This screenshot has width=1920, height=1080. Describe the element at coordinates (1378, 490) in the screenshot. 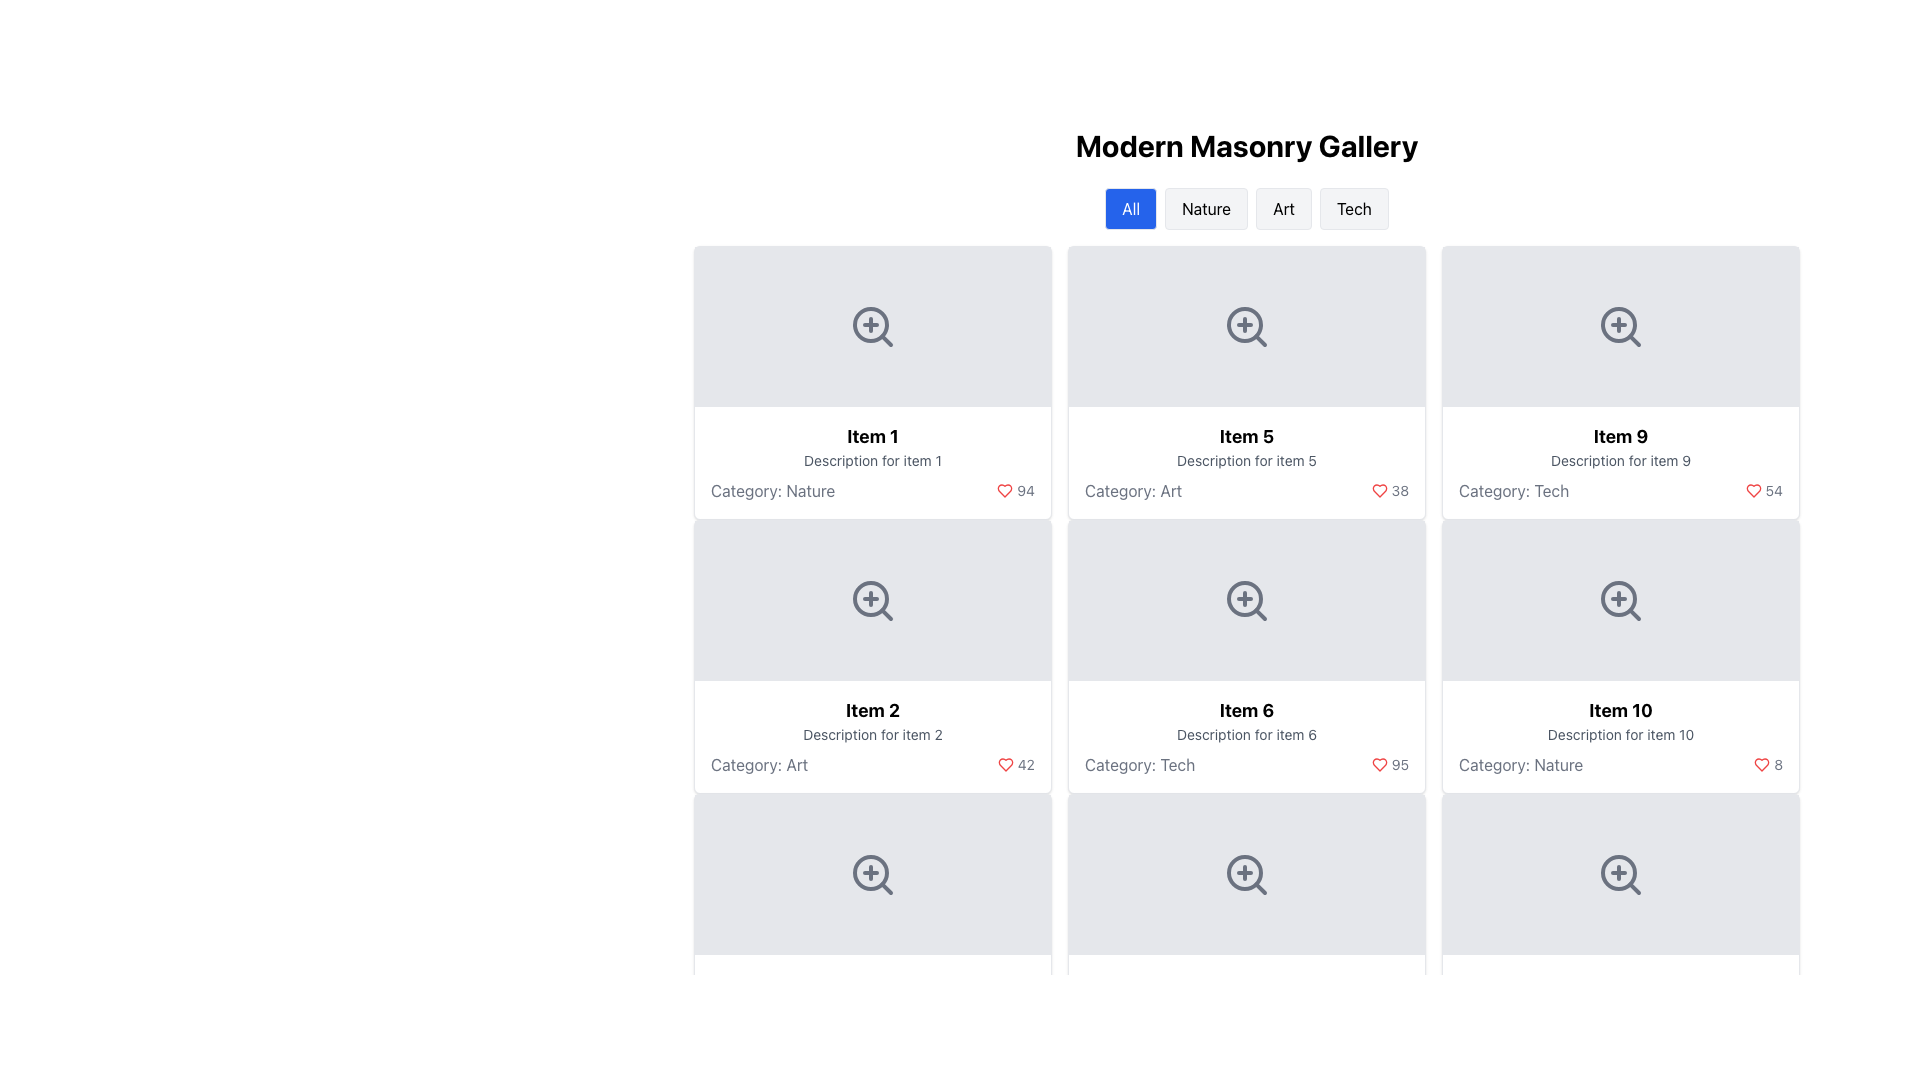

I see `the heart-shaped indicator icon representing likes for 'Item 9', located below the item's description and next to the '54' label` at that location.